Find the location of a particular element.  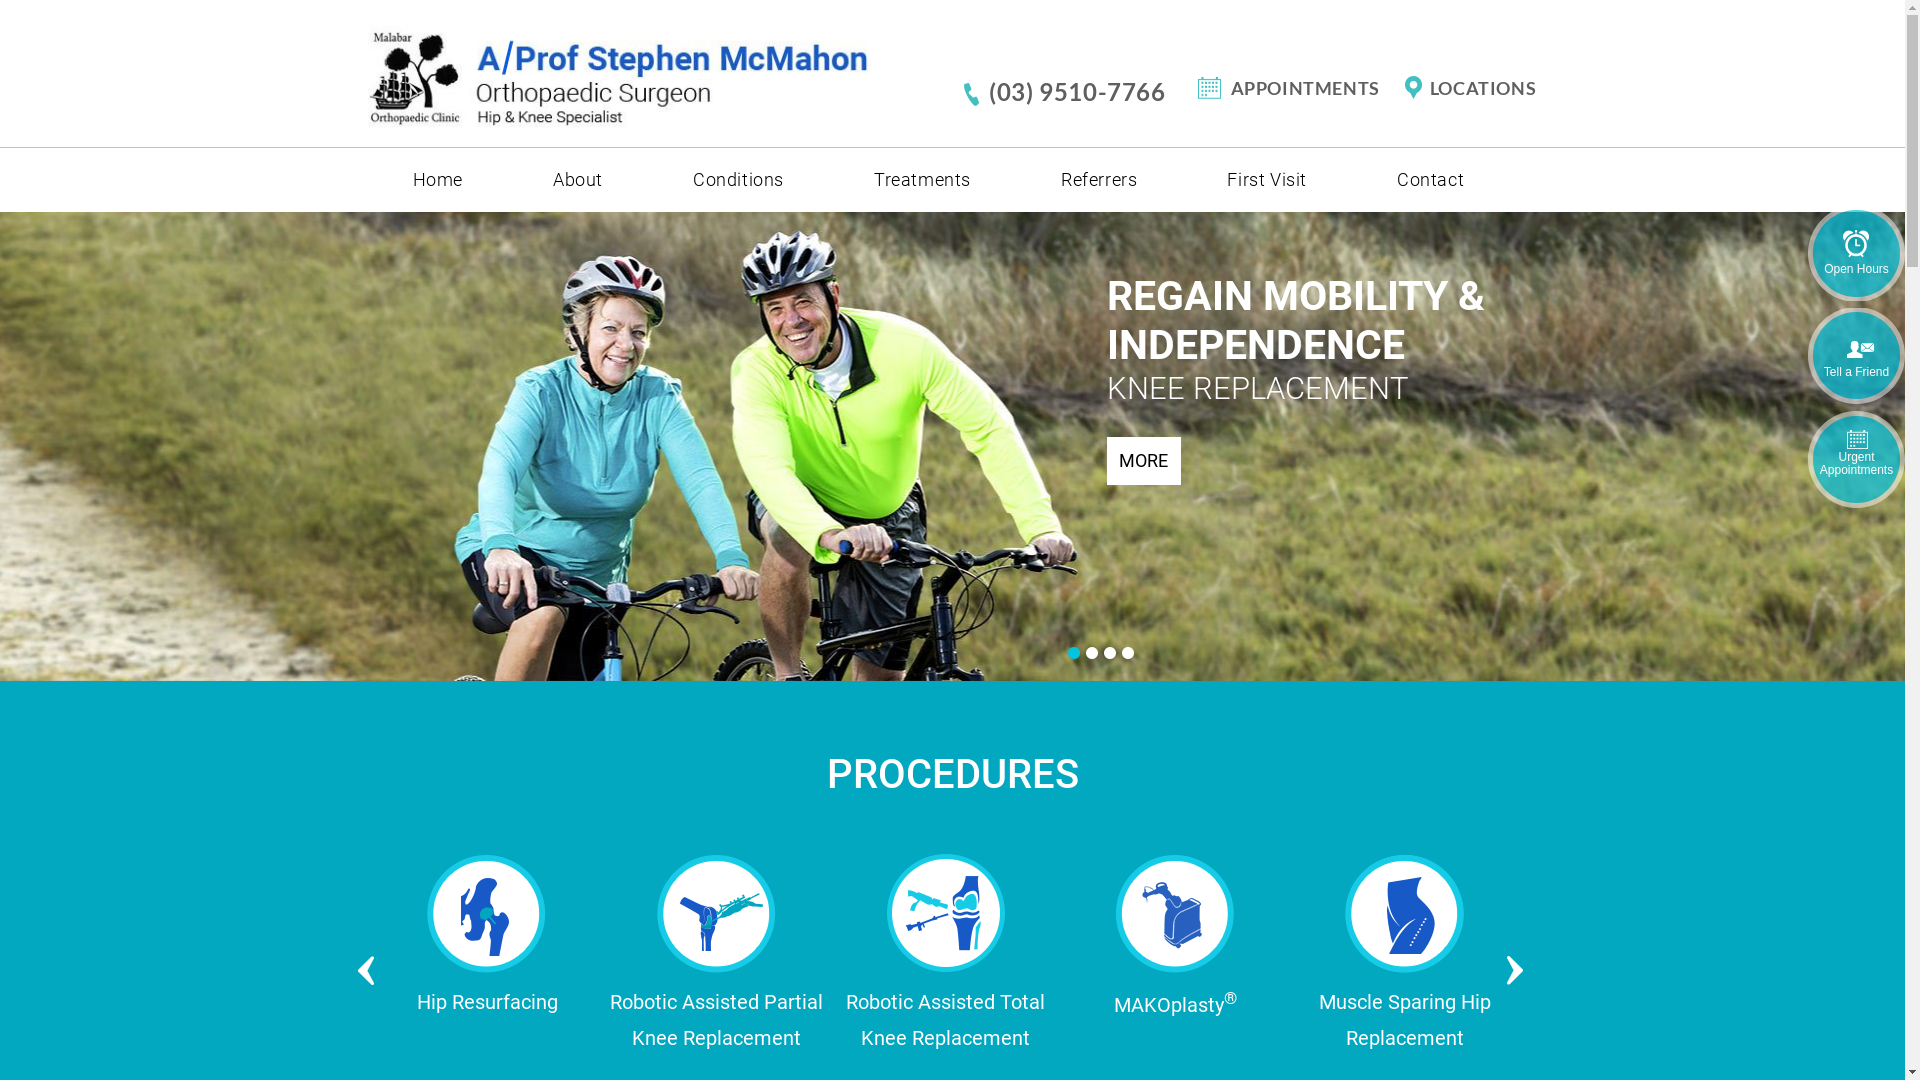

'Open Hours' is located at coordinates (1855, 253).